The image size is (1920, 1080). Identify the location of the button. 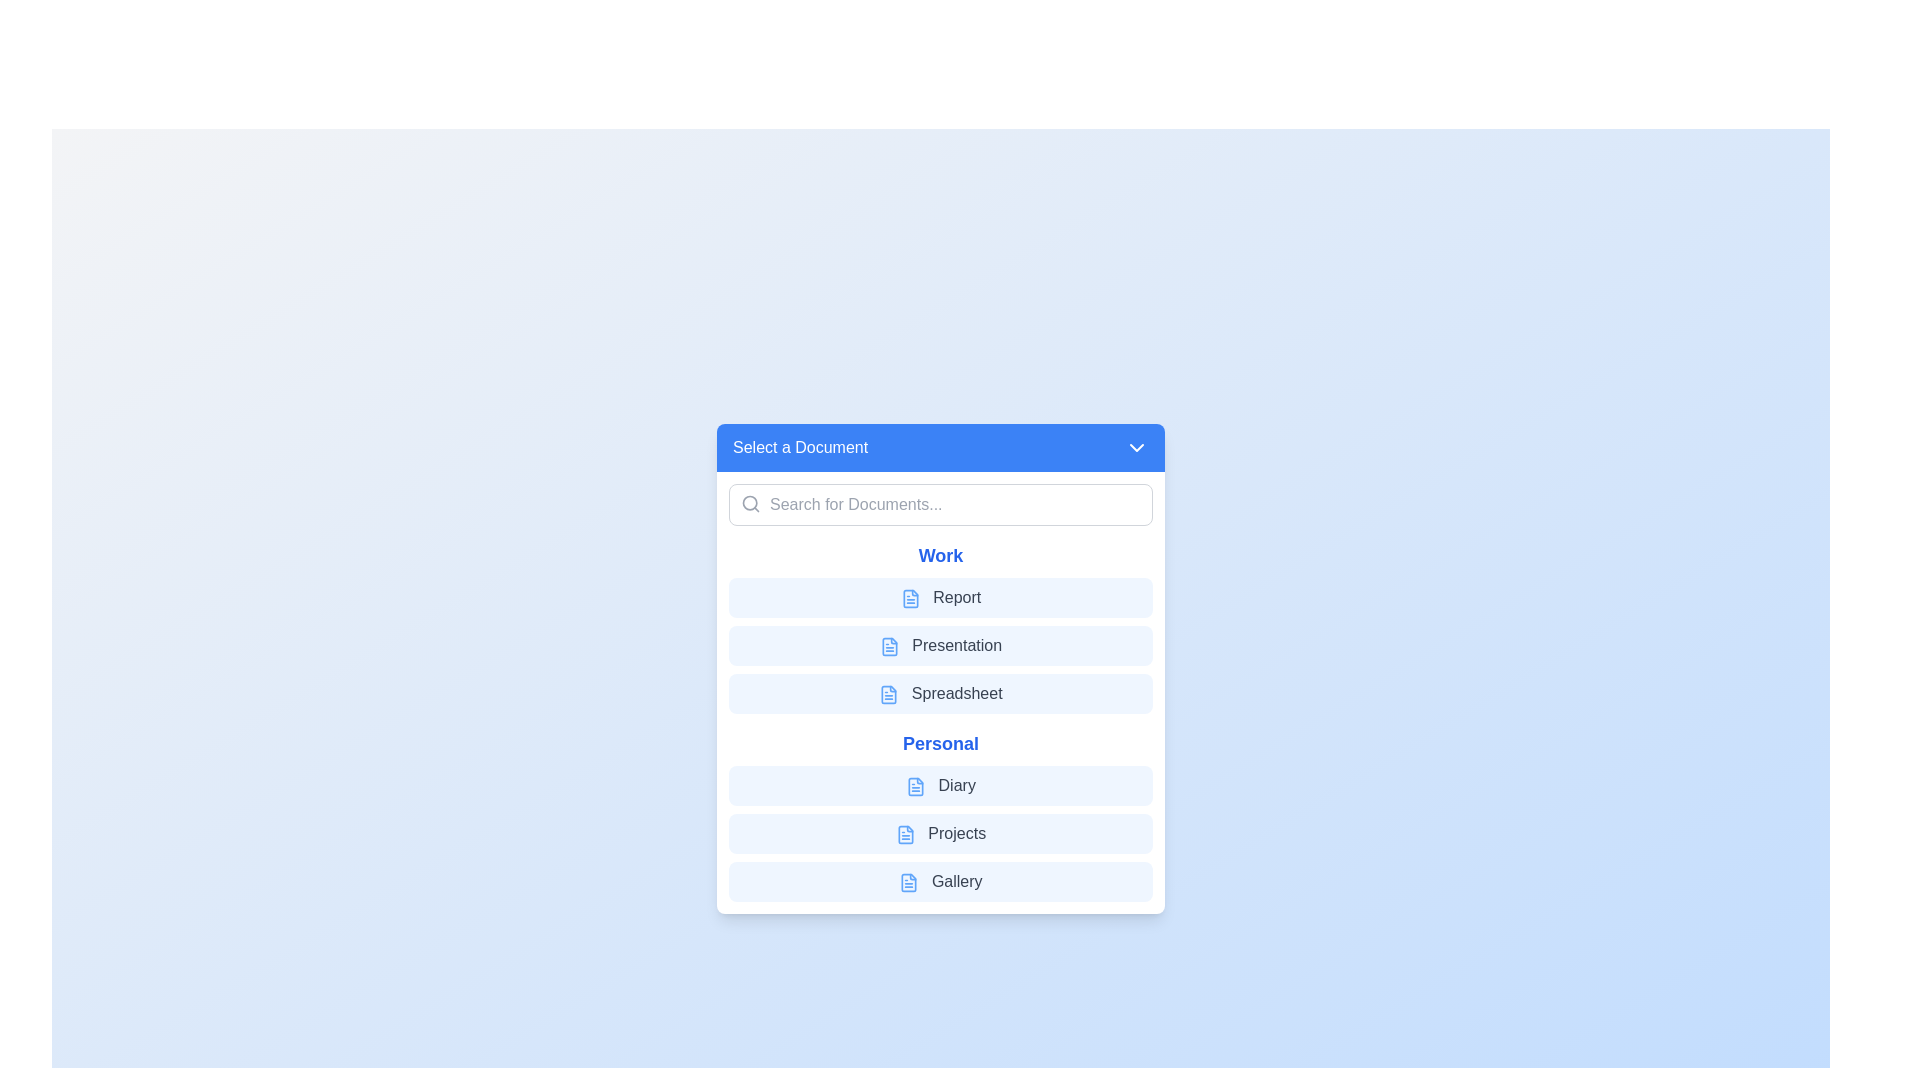
(939, 596).